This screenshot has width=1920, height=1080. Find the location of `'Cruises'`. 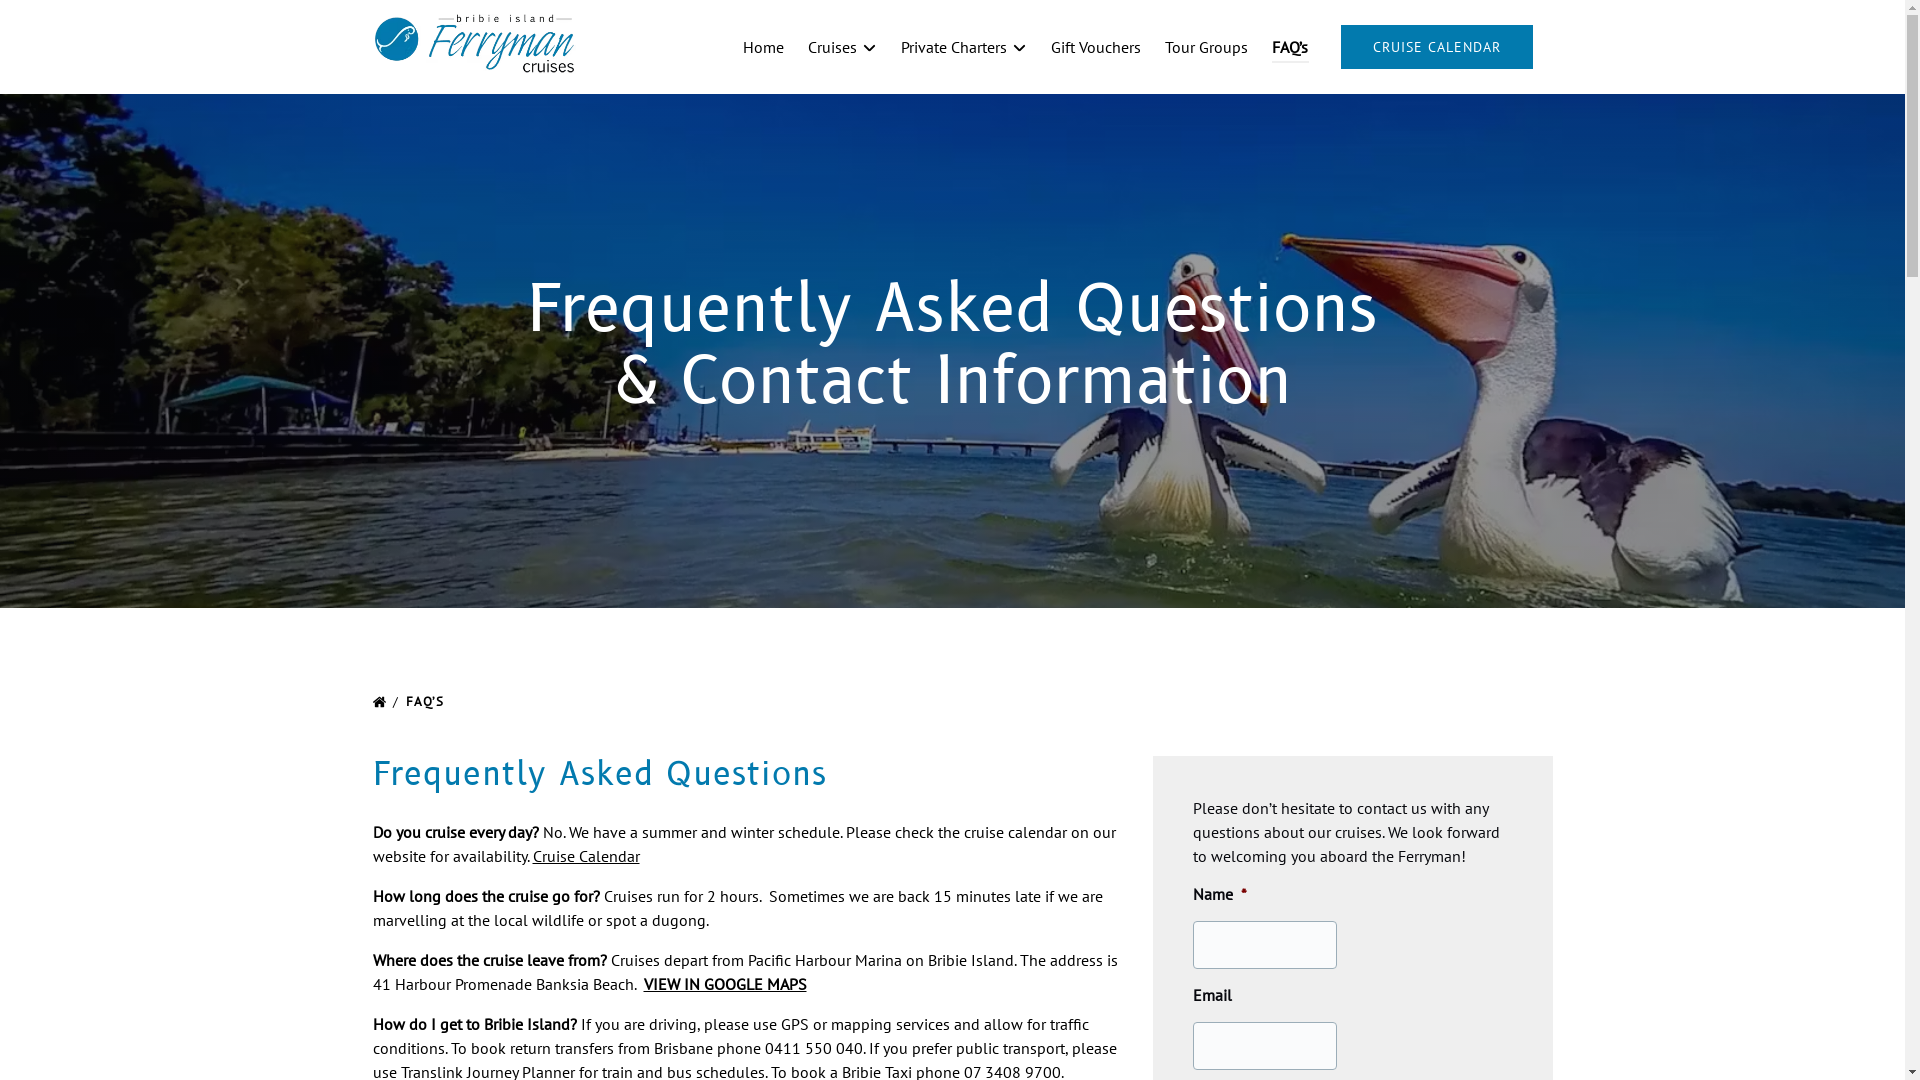

'Cruises' is located at coordinates (842, 45).